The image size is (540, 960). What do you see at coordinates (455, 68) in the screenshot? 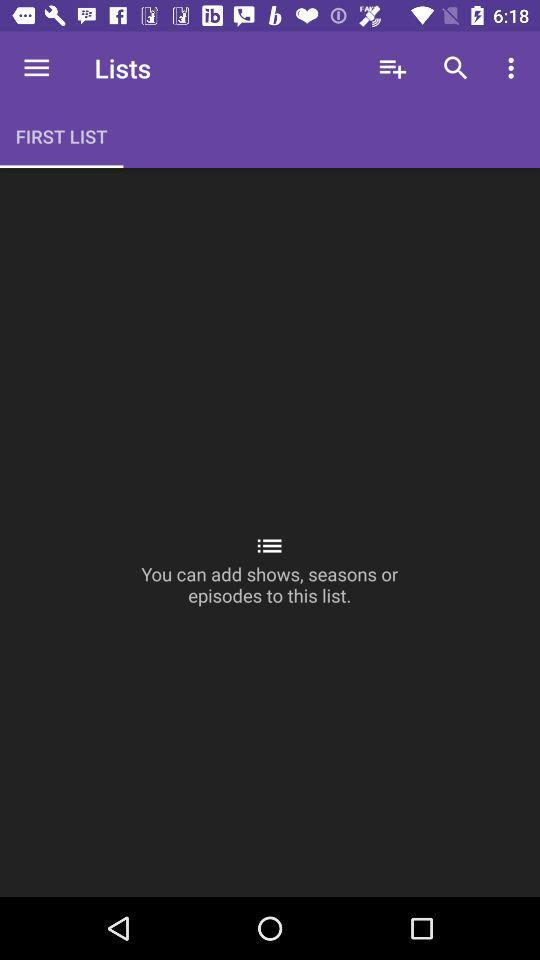
I see `item above you can add icon` at bounding box center [455, 68].